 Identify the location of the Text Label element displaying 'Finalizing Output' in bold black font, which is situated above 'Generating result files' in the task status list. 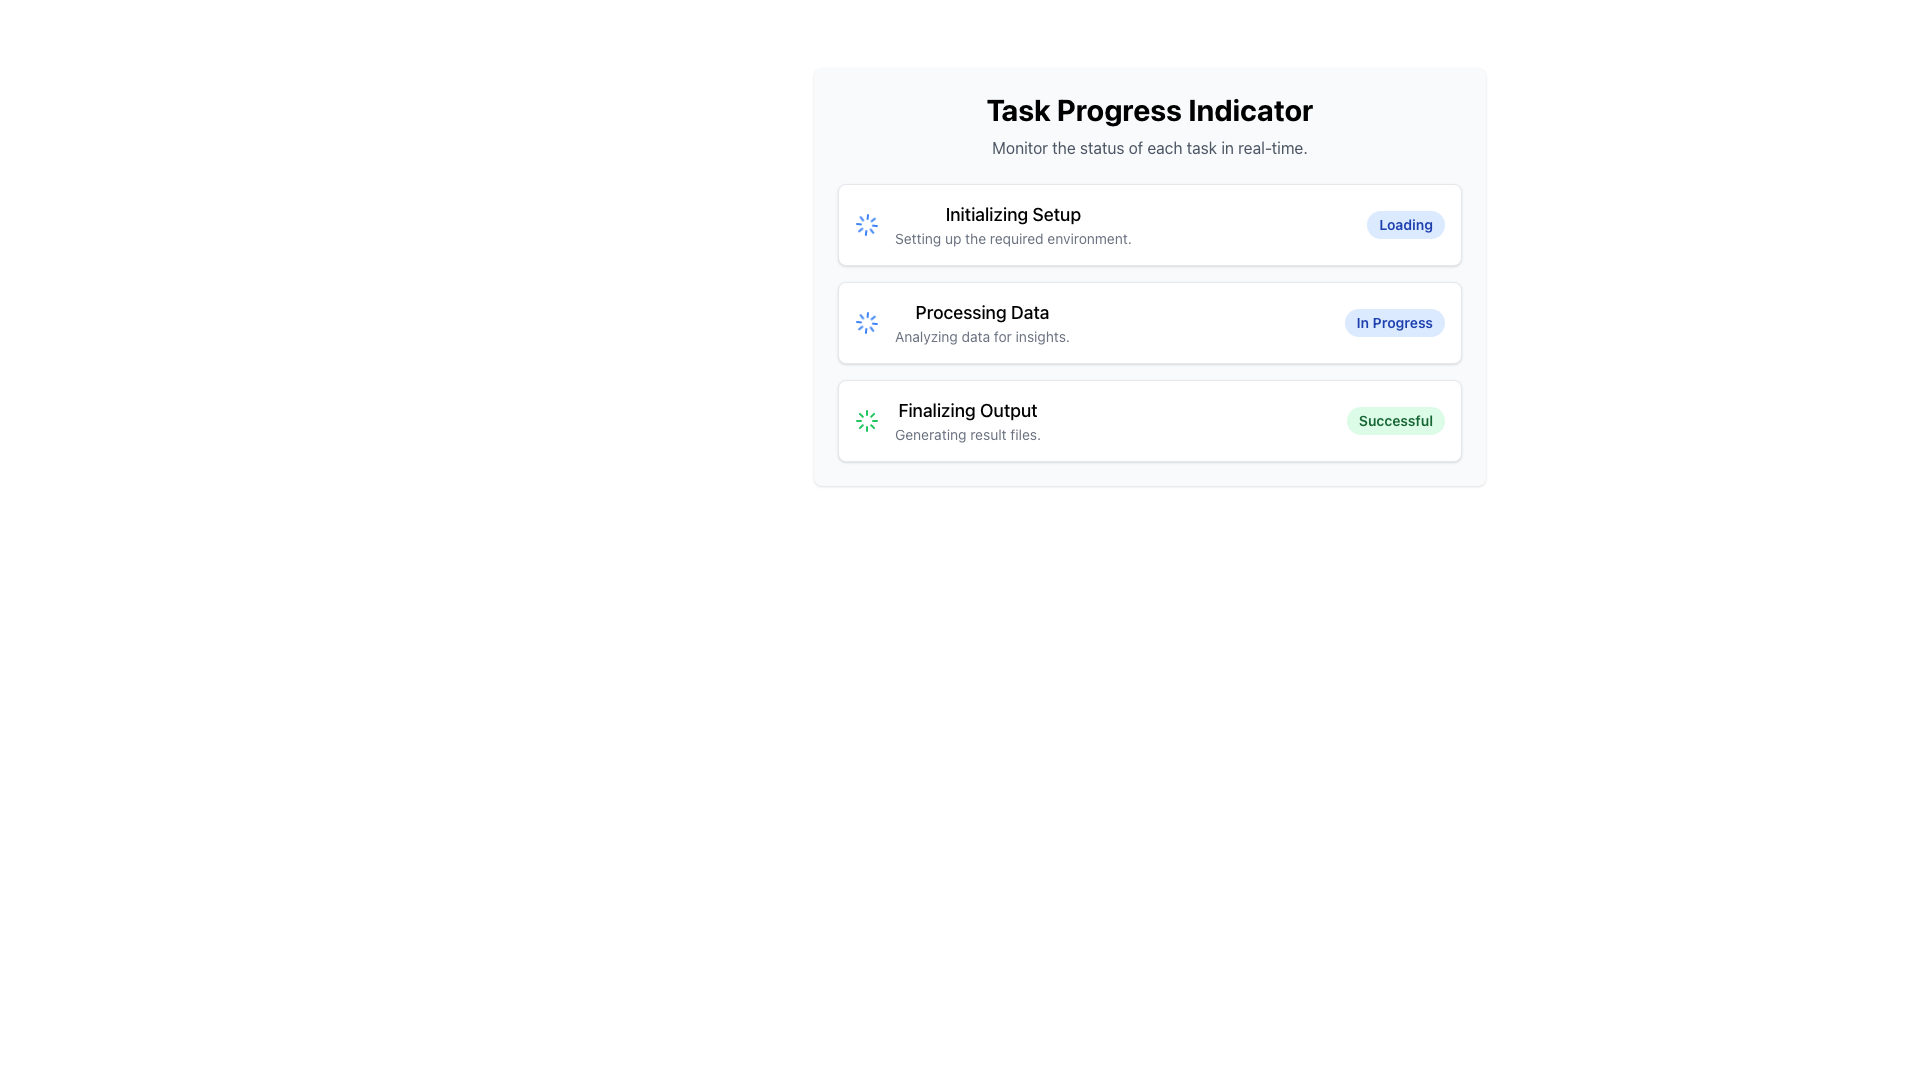
(968, 410).